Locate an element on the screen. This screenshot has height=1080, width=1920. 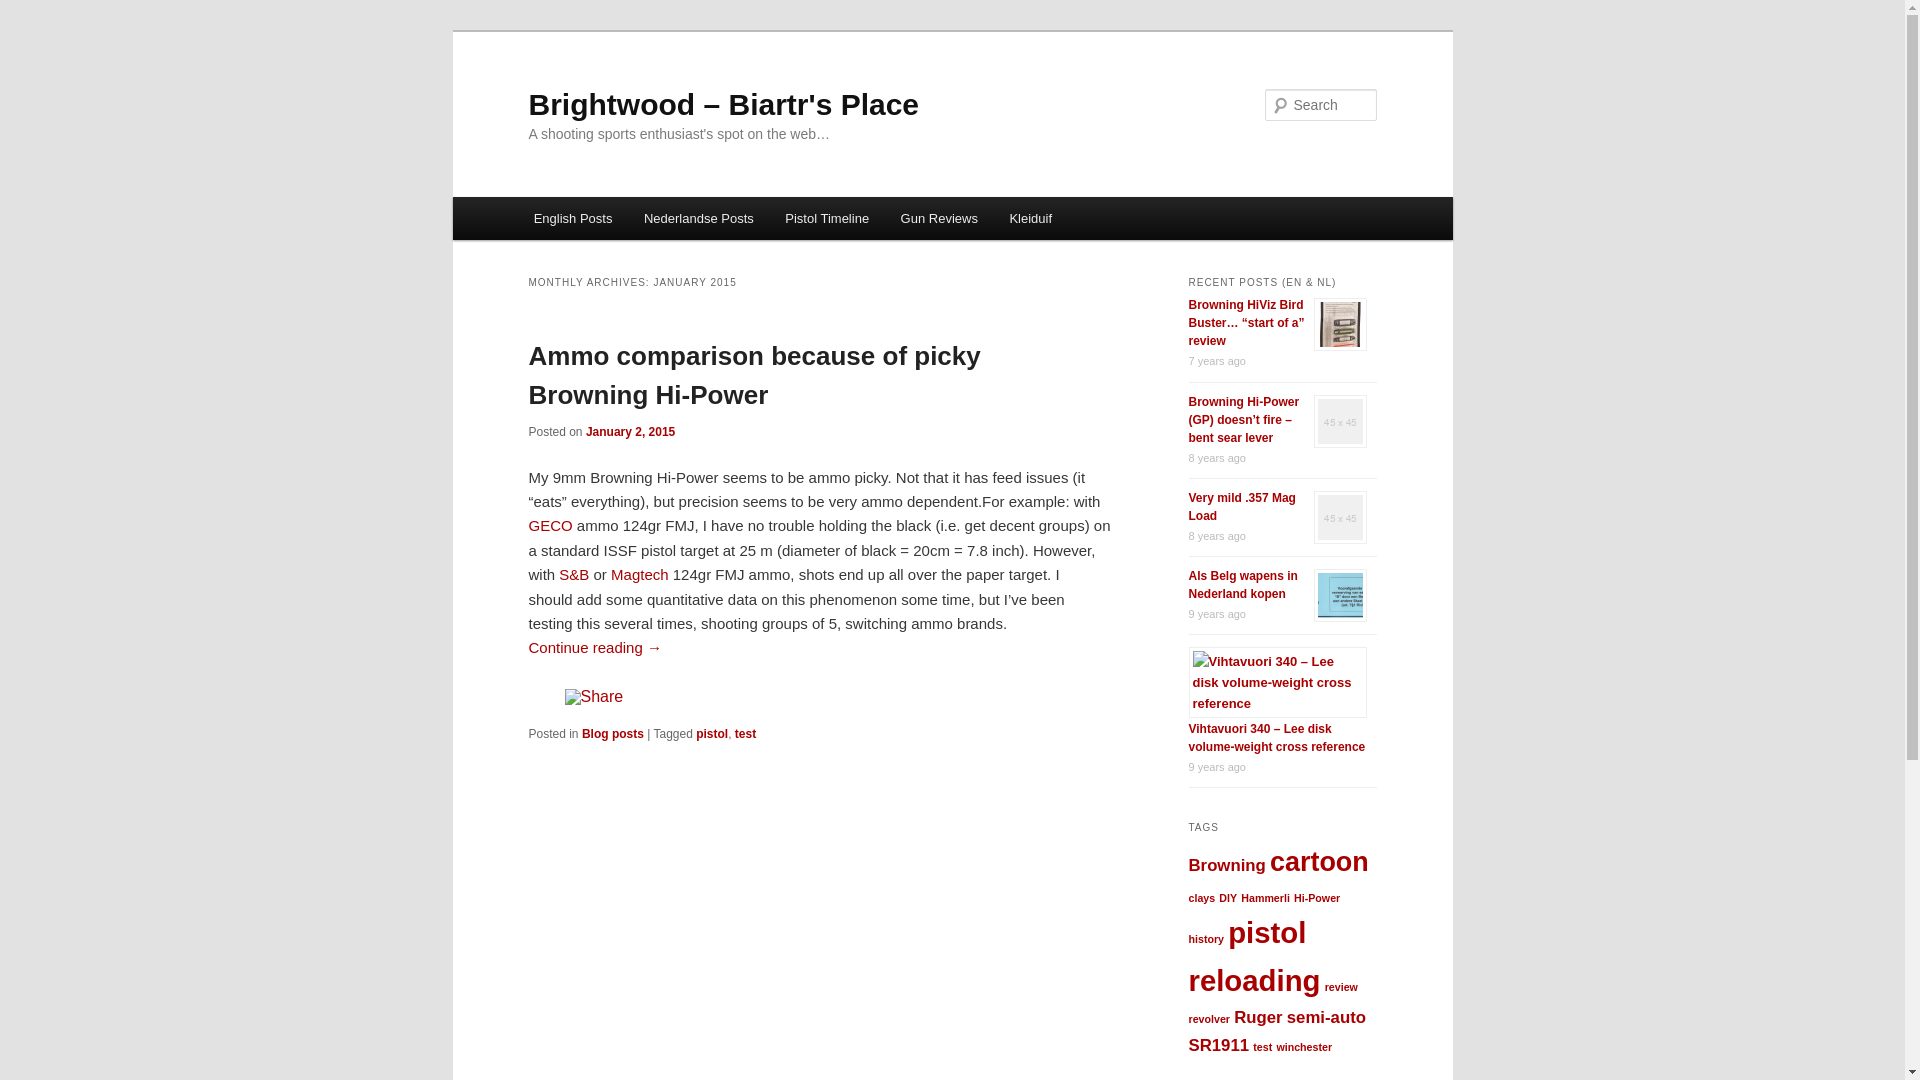
'January 2, 2015' is located at coordinates (584, 431).